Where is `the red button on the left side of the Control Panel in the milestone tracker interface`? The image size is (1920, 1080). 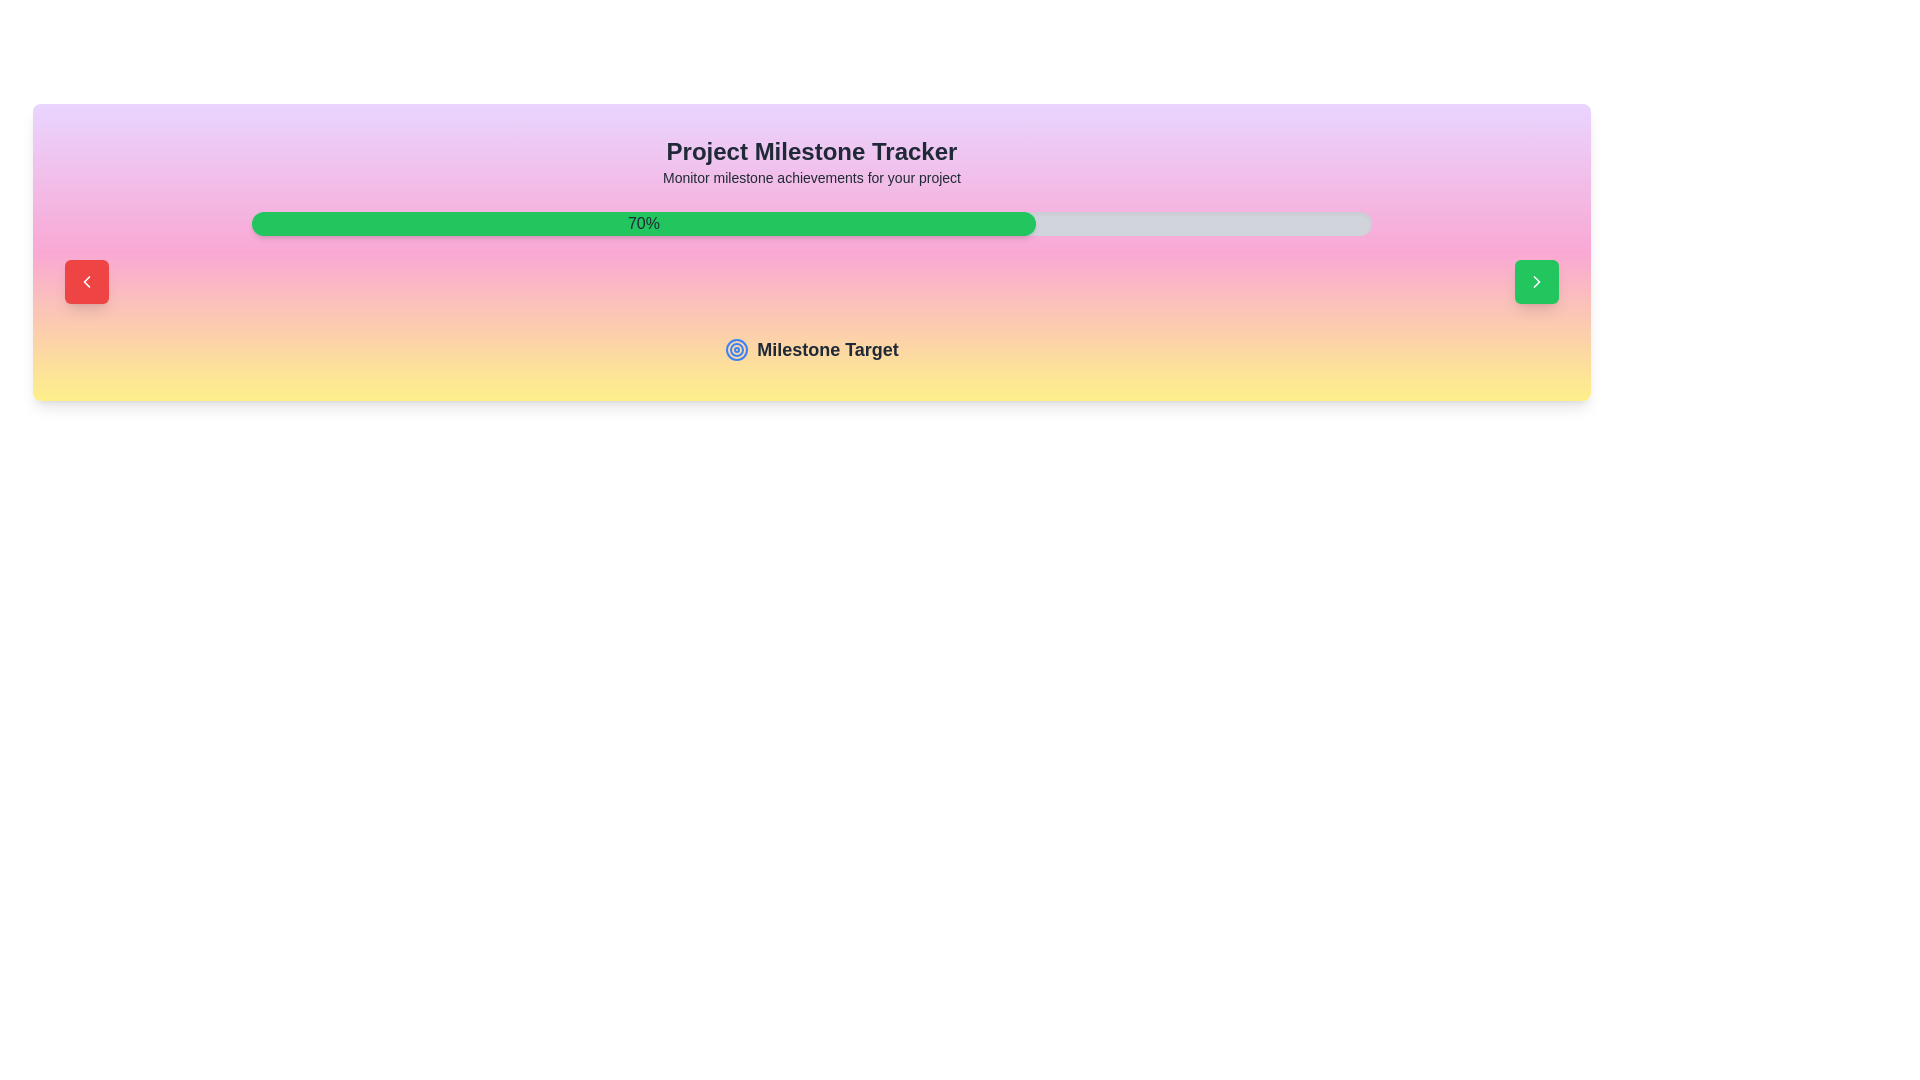 the red button on the left side of the Control Panel in the milestone tracker interface is located at coordinates (811, 281).